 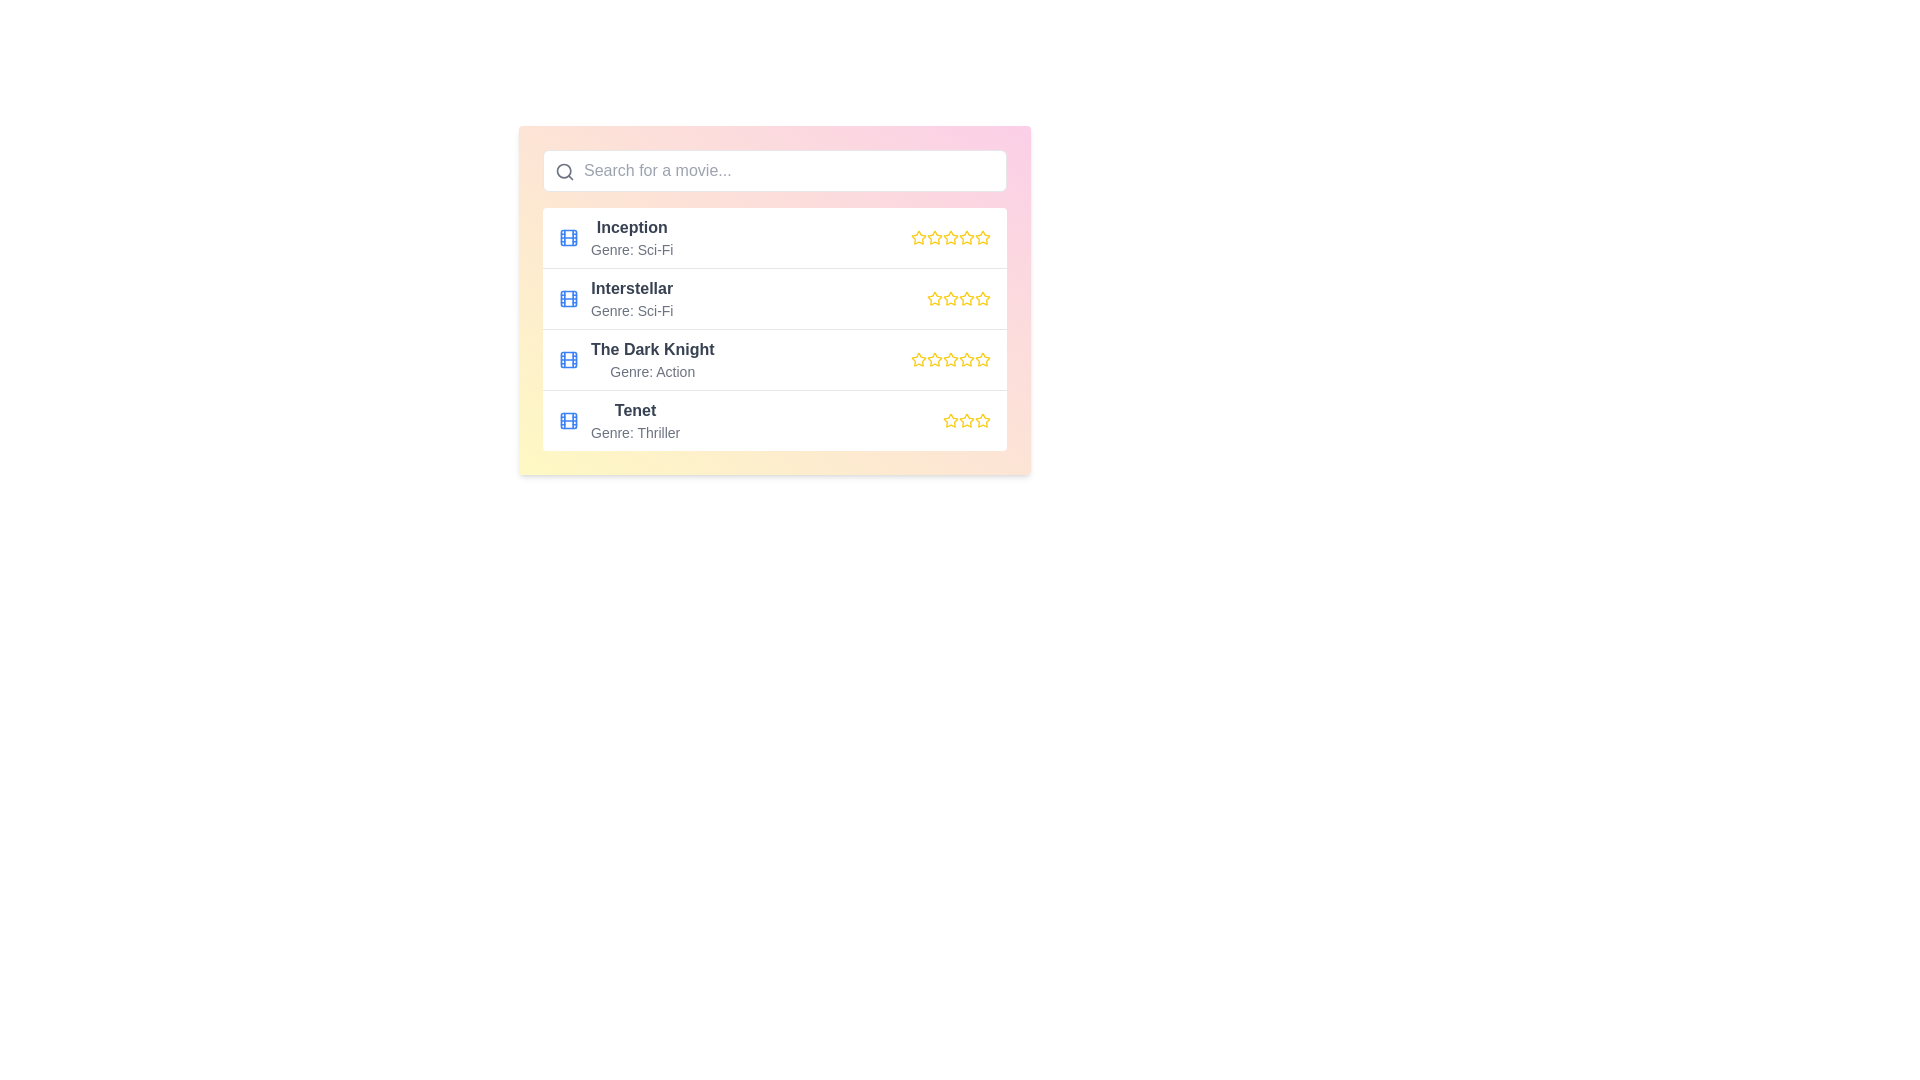 I want to click on the text label displaying 'Genre: Sci-Fi.' which is located beneath the title 'Interstellar' in the vertically arranged list of entries, so click(x=631, y=311).